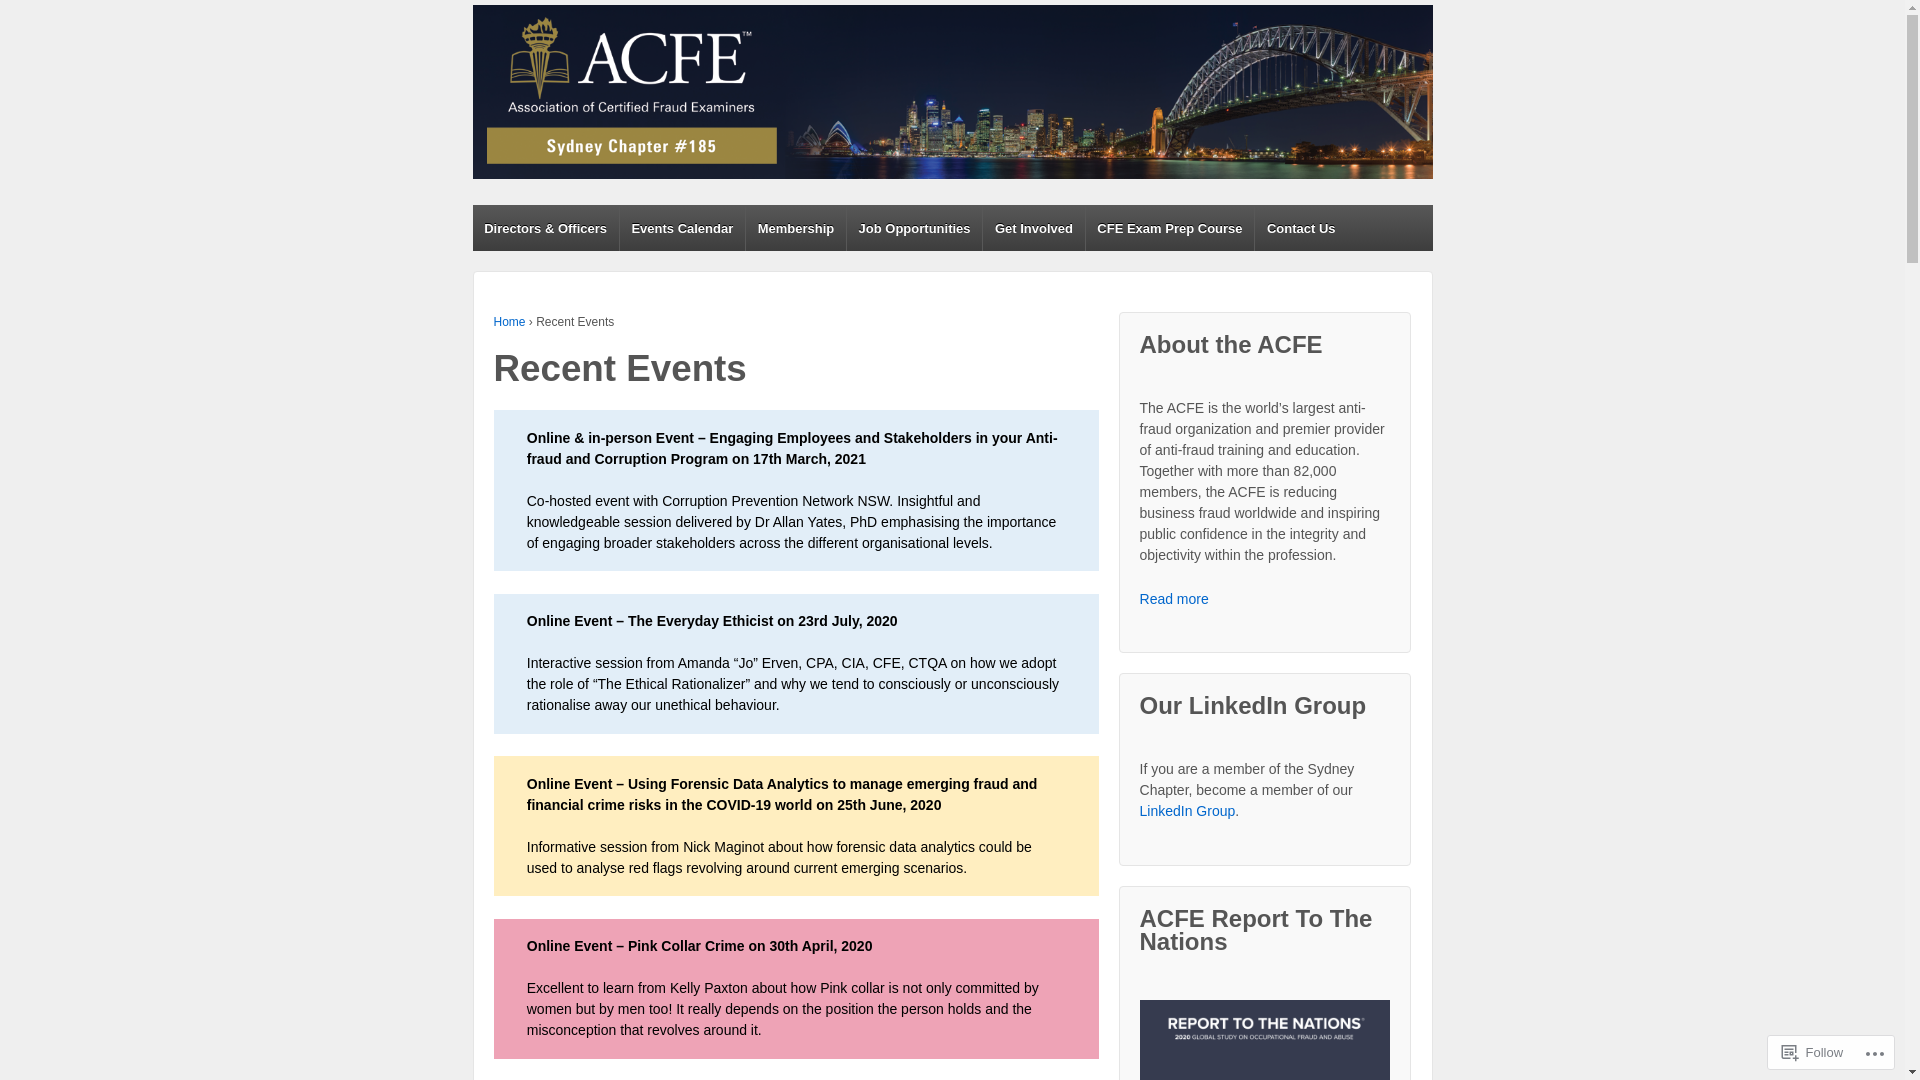  Describe the element at coordinates (845, 226) in the screenshot. I see `'Job Opportunities'` at that location.